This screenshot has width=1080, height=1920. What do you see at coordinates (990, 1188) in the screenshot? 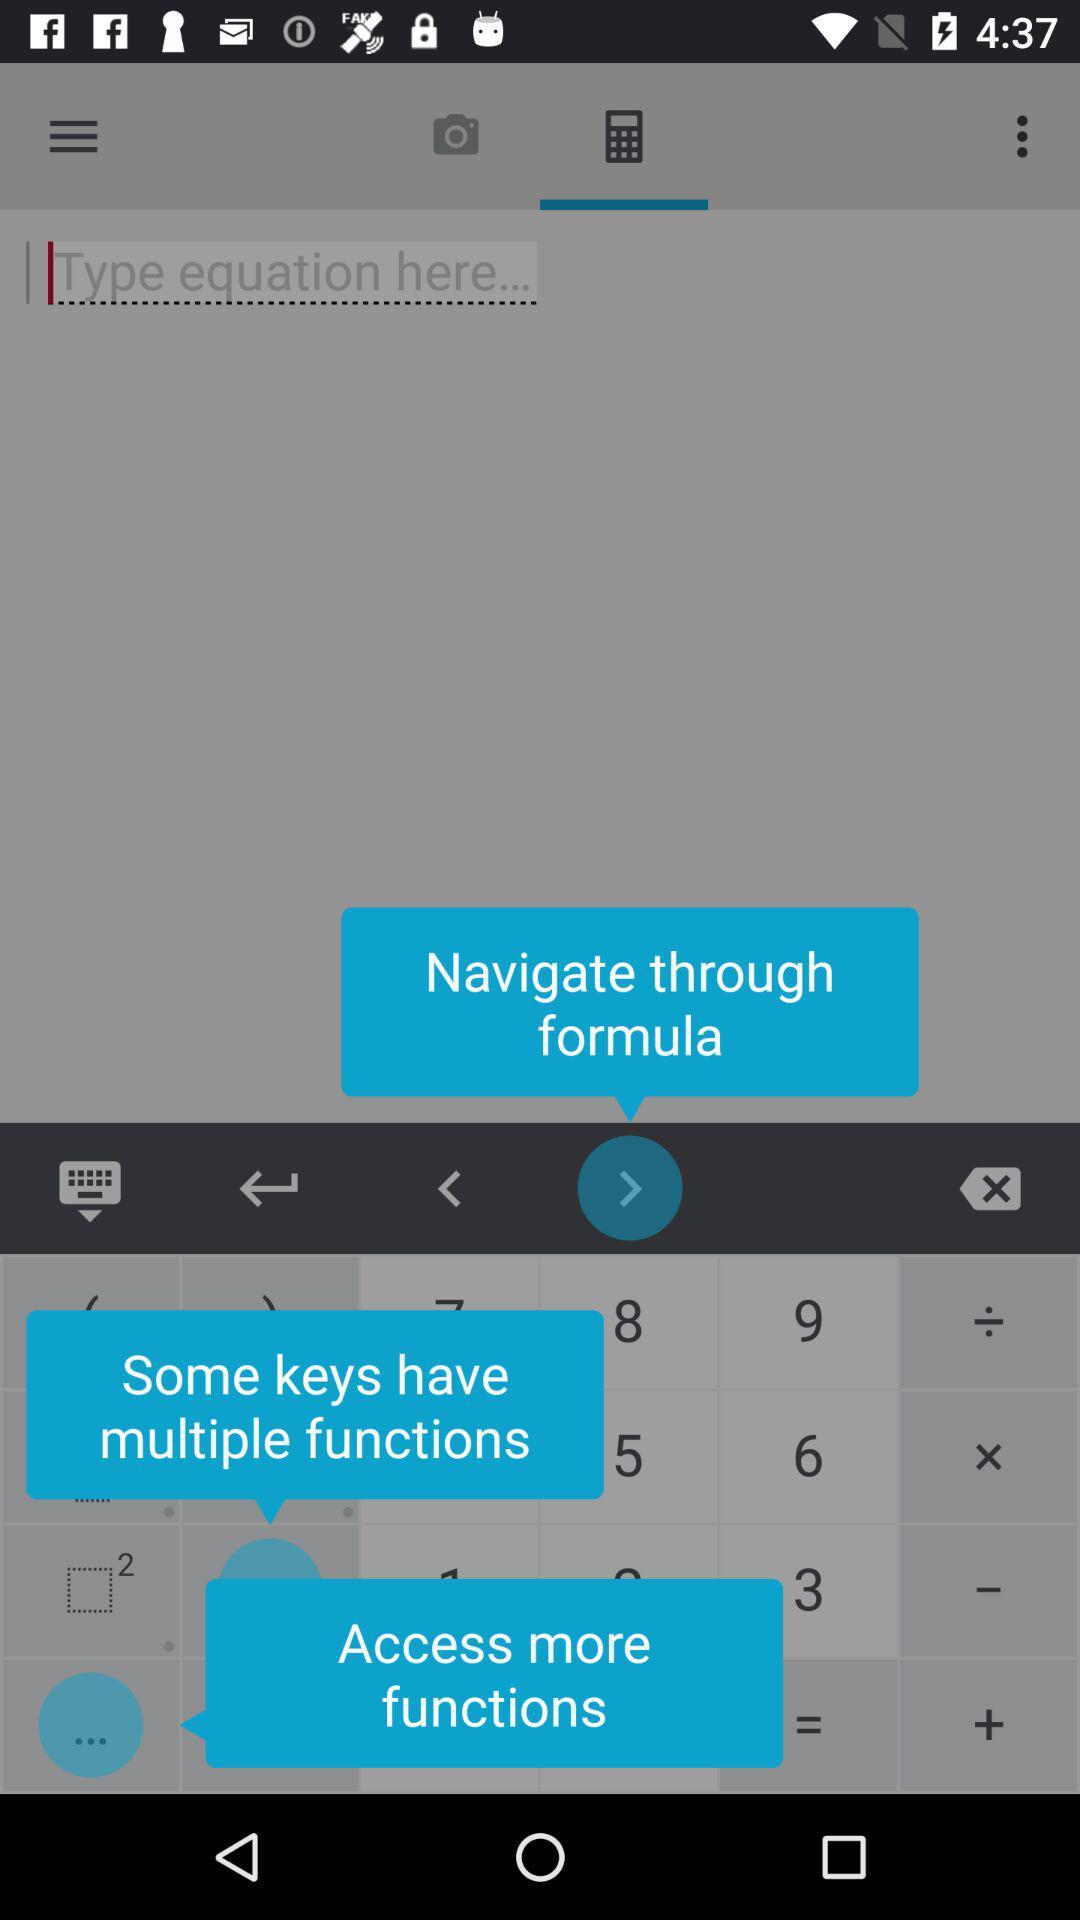
I see `the close icon` at bounding box center [990, 1188].